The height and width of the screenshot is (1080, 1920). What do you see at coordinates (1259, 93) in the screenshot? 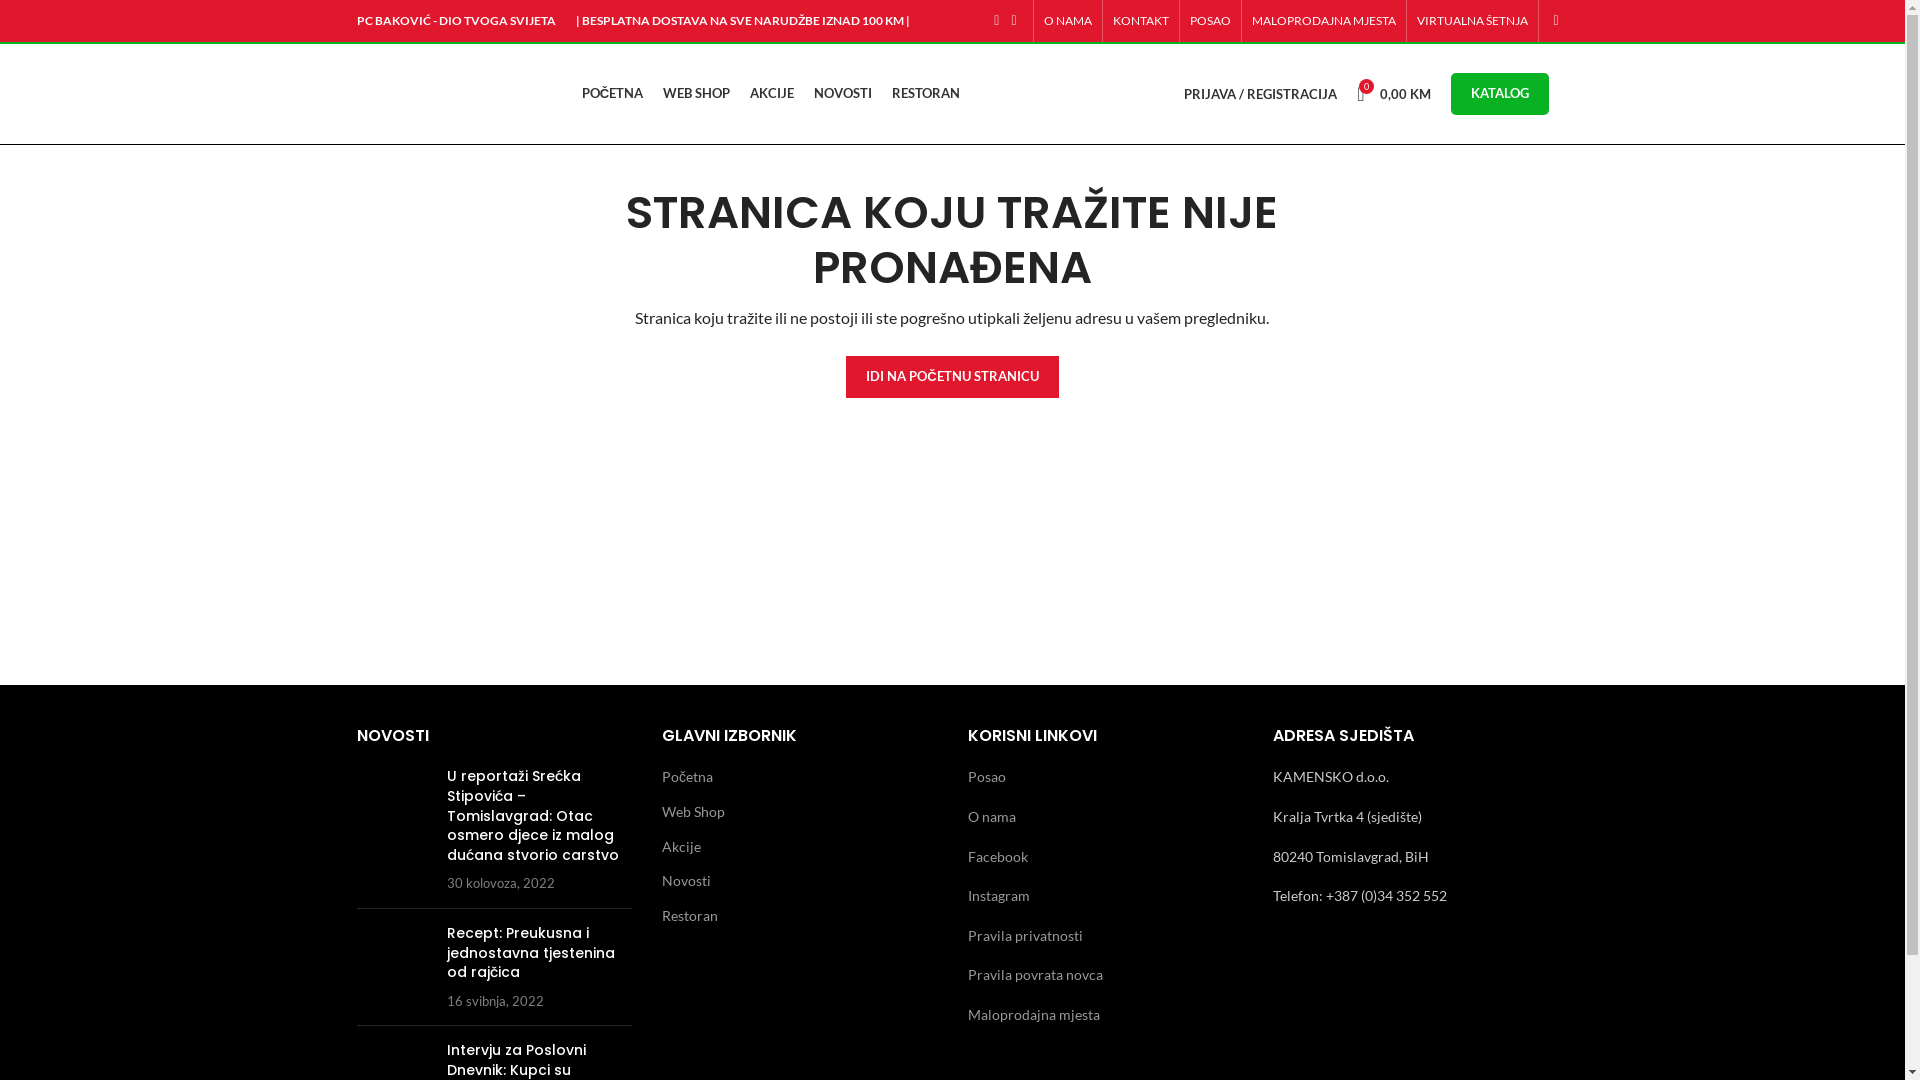
I see `'PRIJAVA / REGISTRACIJA'` at bounding box center [1259, 93].